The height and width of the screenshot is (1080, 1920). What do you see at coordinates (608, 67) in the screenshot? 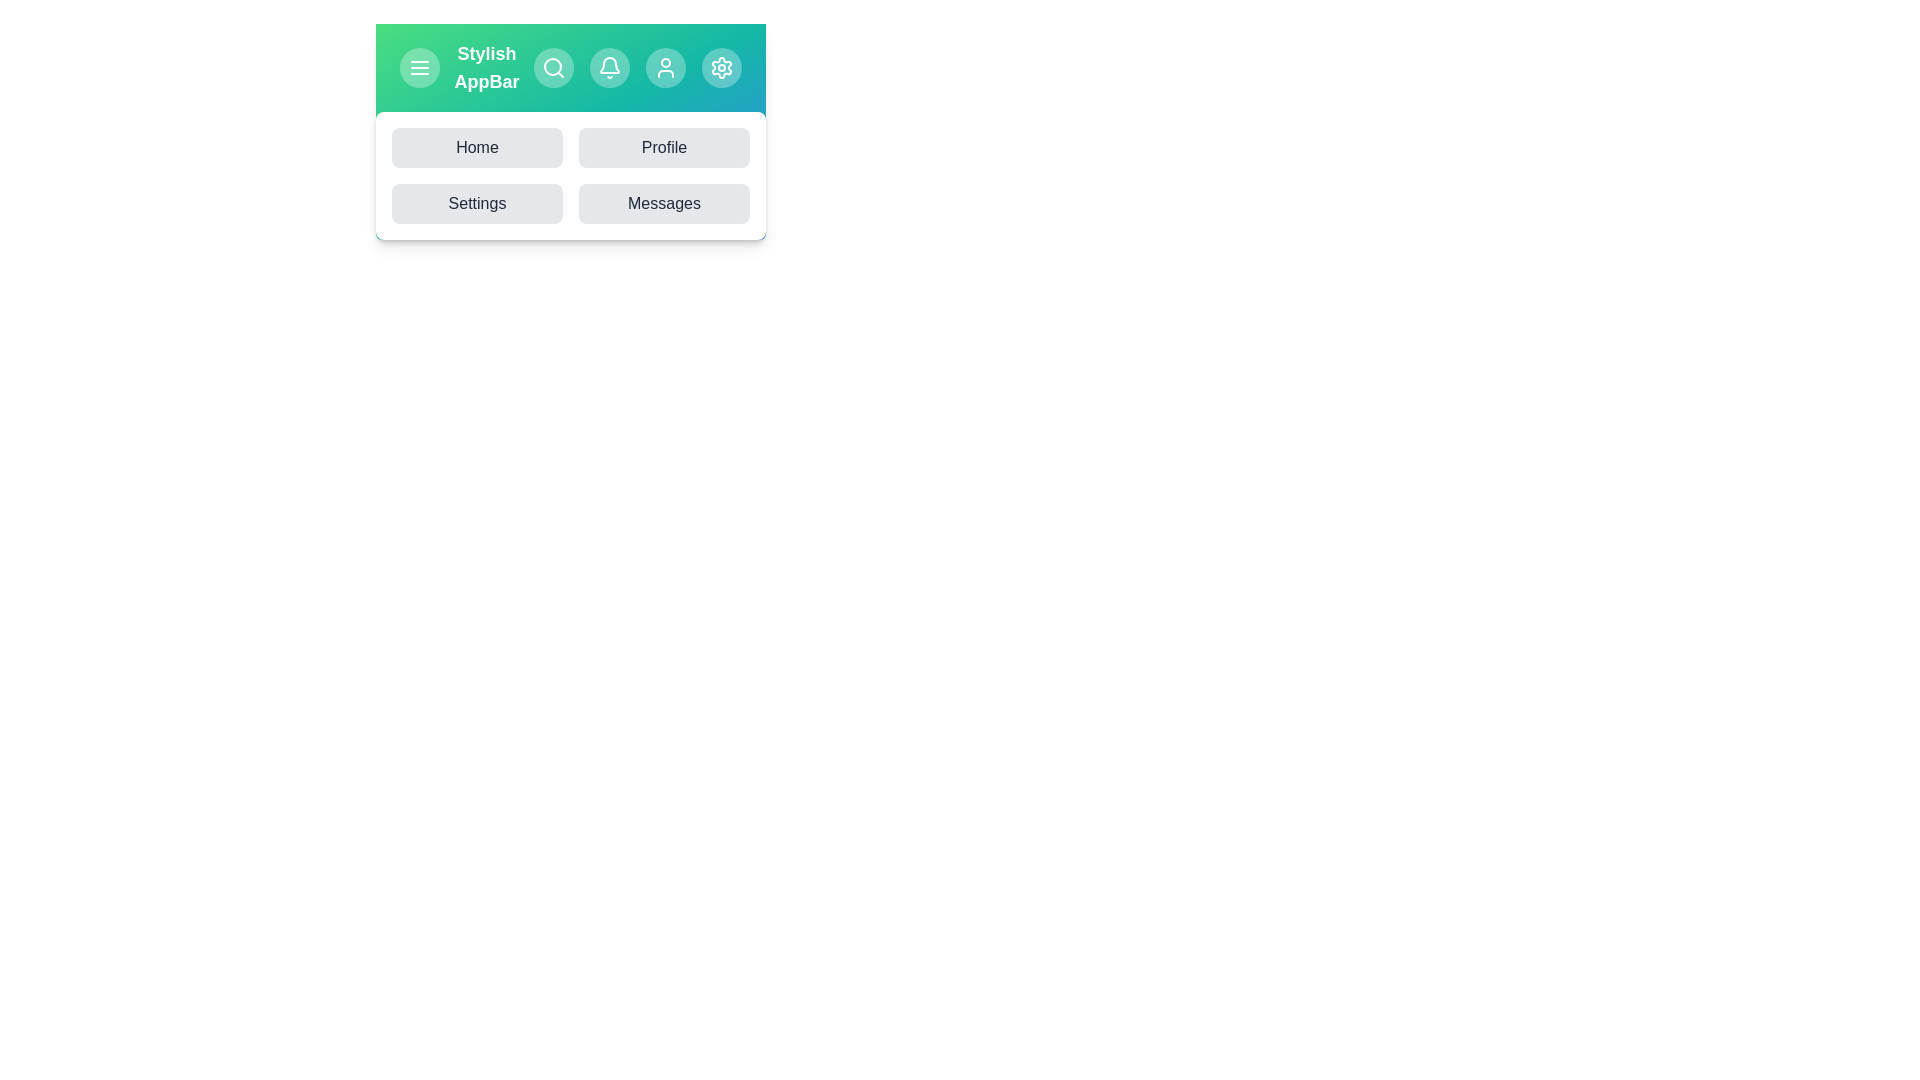
I see `the Bell icon in the app bar` at bounding box center [608, 67].